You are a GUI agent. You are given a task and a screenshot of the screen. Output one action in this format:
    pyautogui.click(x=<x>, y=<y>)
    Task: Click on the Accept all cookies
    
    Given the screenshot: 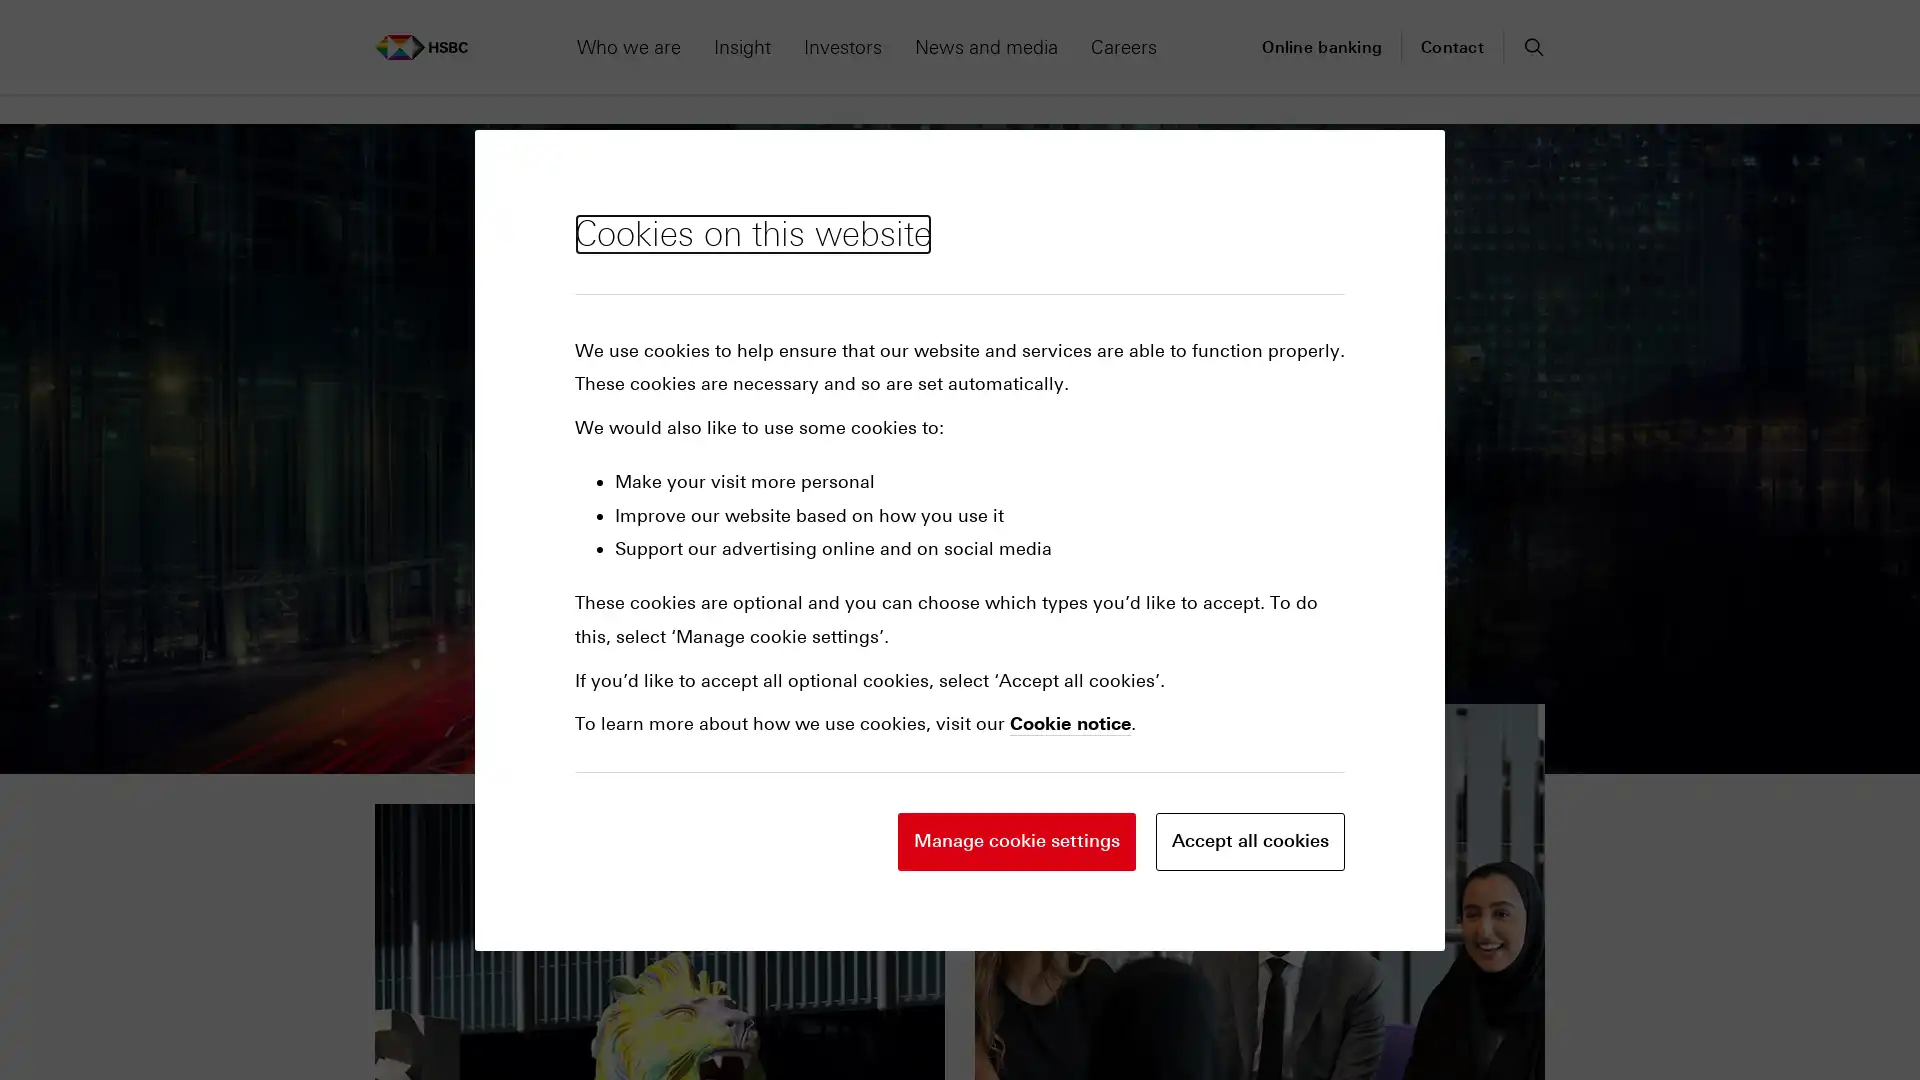 What is the action you would take?
    pyautogui.click(x=1249, y=841)
    